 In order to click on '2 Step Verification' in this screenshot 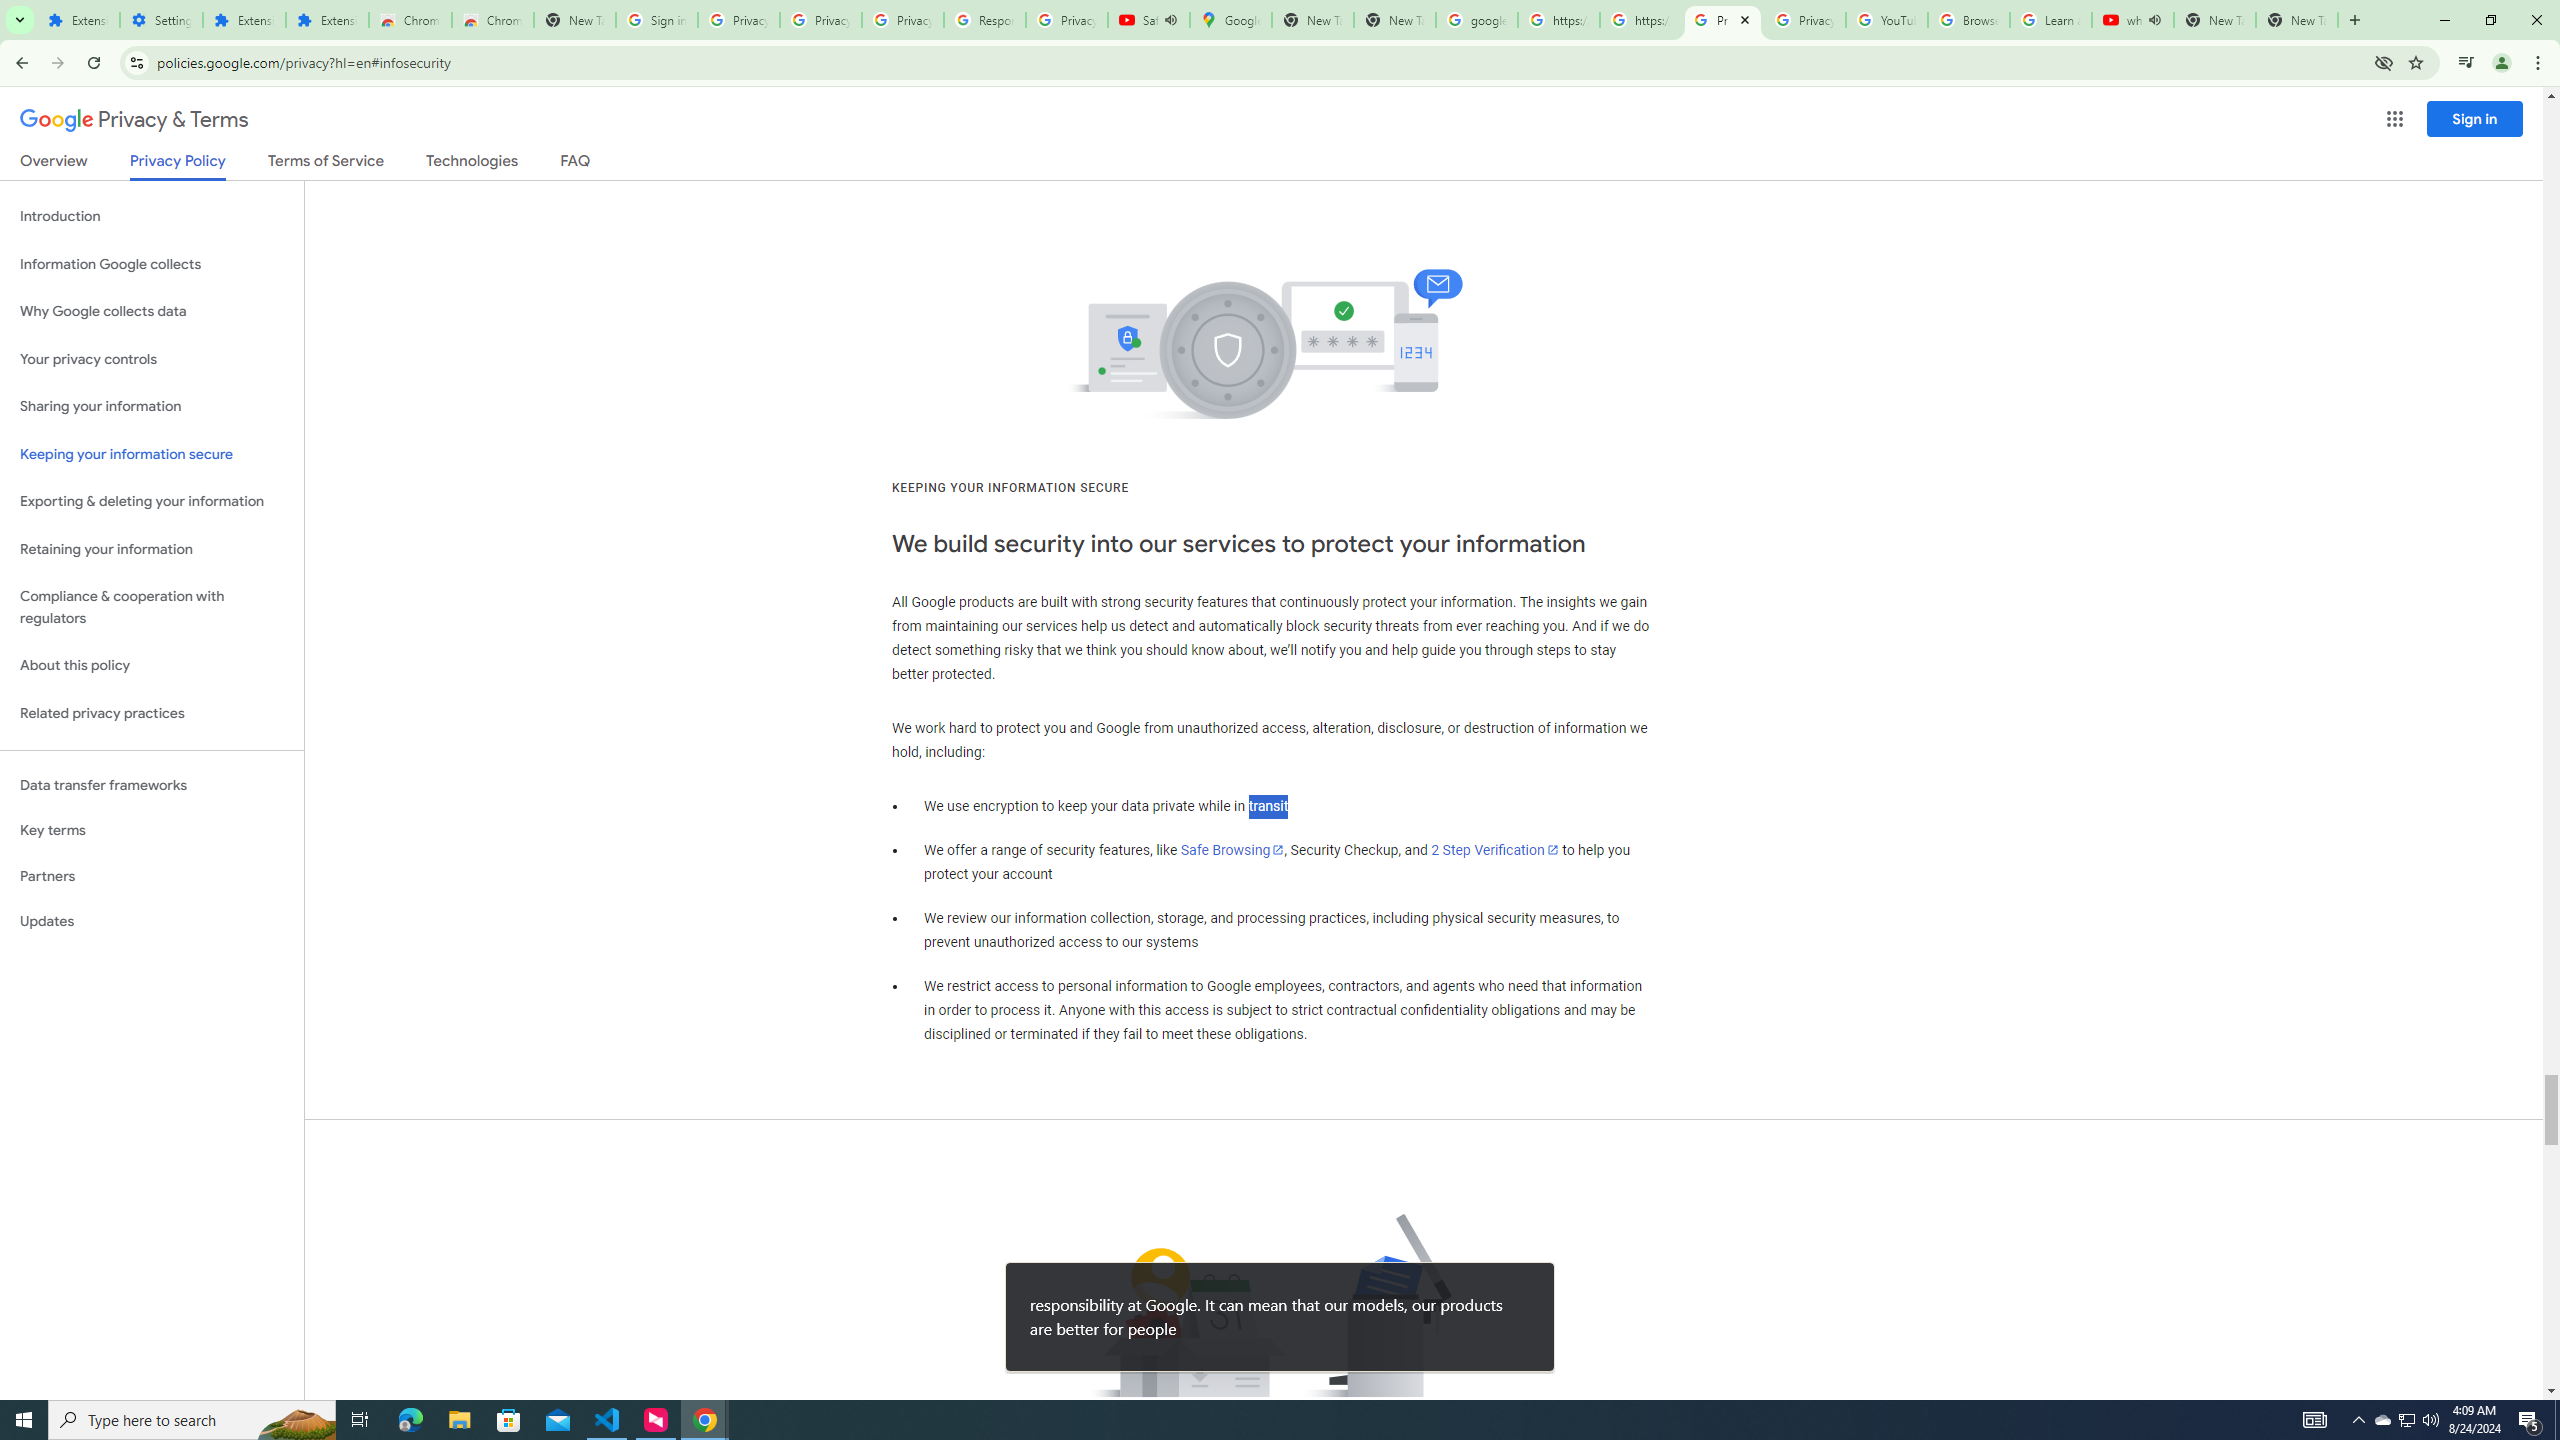, I will do `click(1495, 850)`.